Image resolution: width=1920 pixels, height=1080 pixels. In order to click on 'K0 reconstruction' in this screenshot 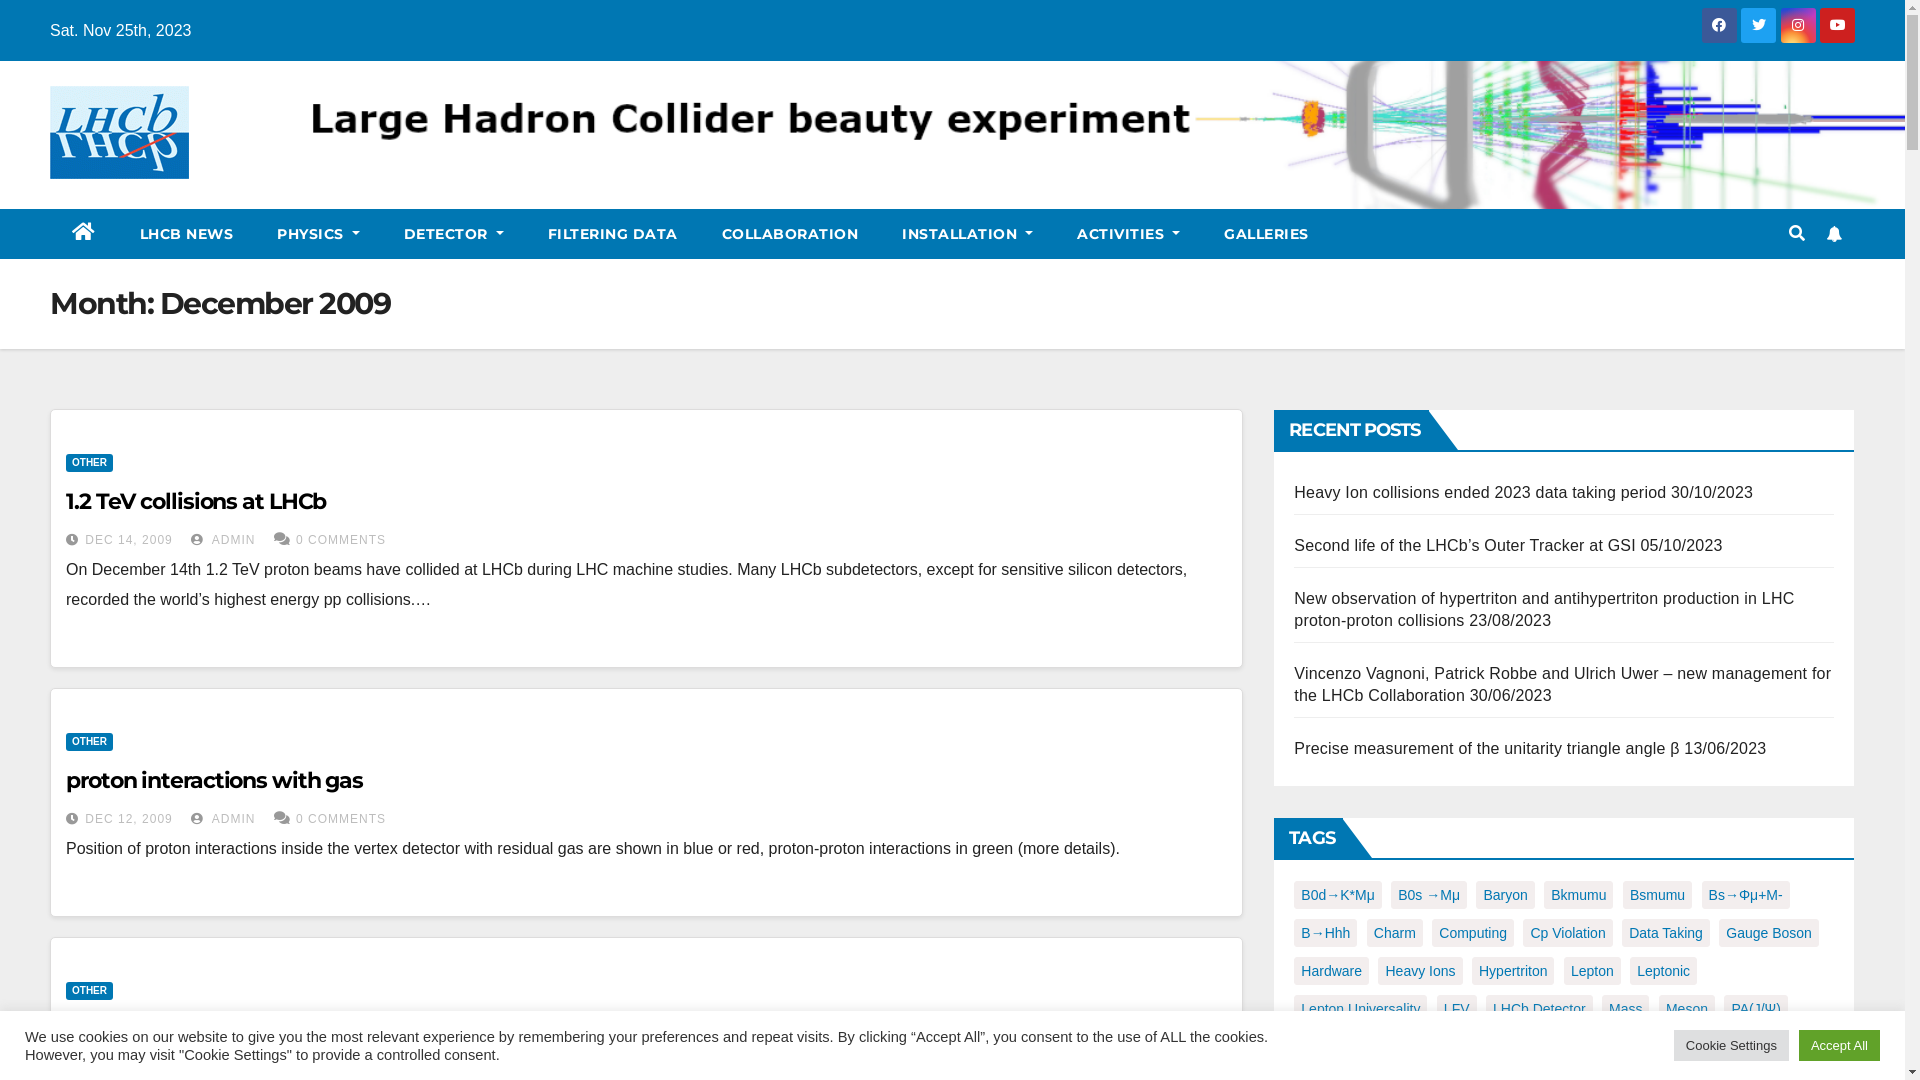, I will do `click(158, 1029)`.